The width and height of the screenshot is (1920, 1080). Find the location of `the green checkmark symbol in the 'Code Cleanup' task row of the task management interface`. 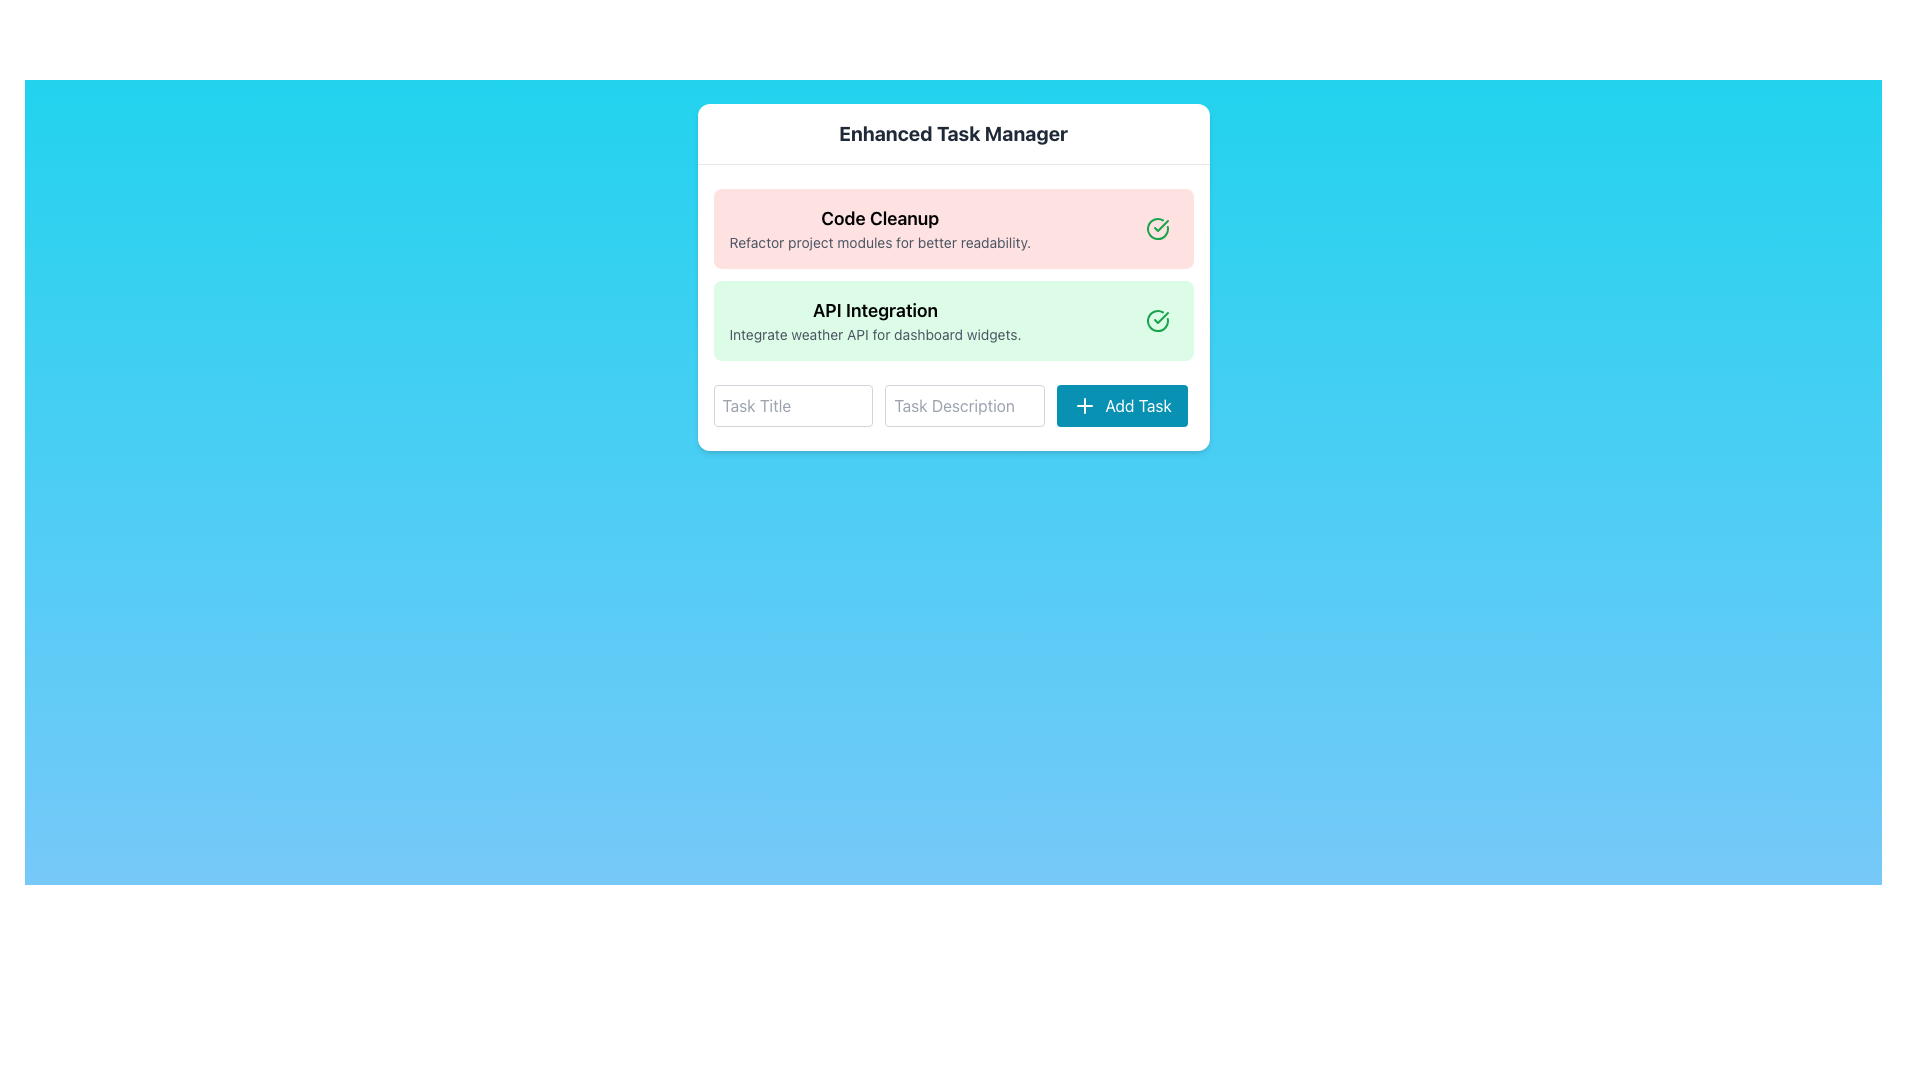

the green checkmark symbol in the 'Code Cleanup' task row of the task management interface is located at coordinates (1161, 316).